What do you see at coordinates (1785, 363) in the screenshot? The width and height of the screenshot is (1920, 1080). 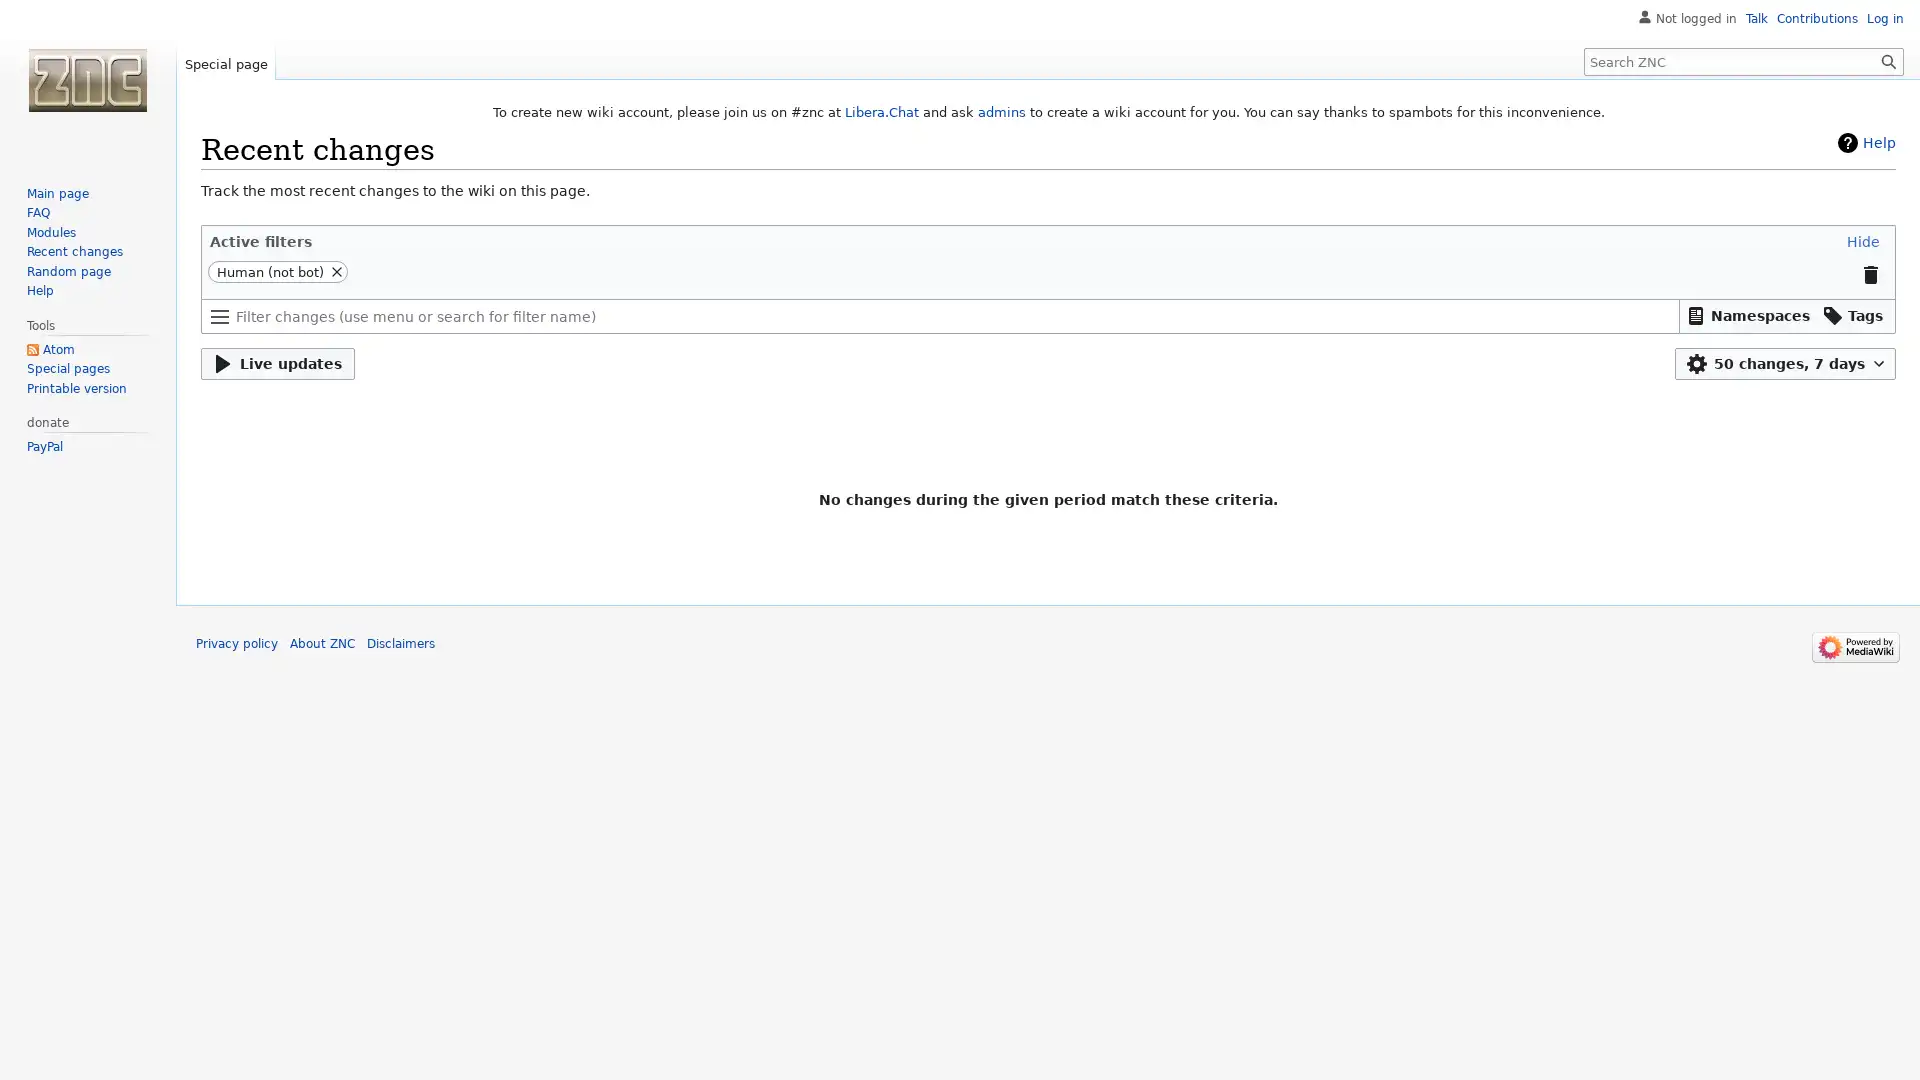 I see `50 changes, 7 days` at bounding box center [1785, 363].